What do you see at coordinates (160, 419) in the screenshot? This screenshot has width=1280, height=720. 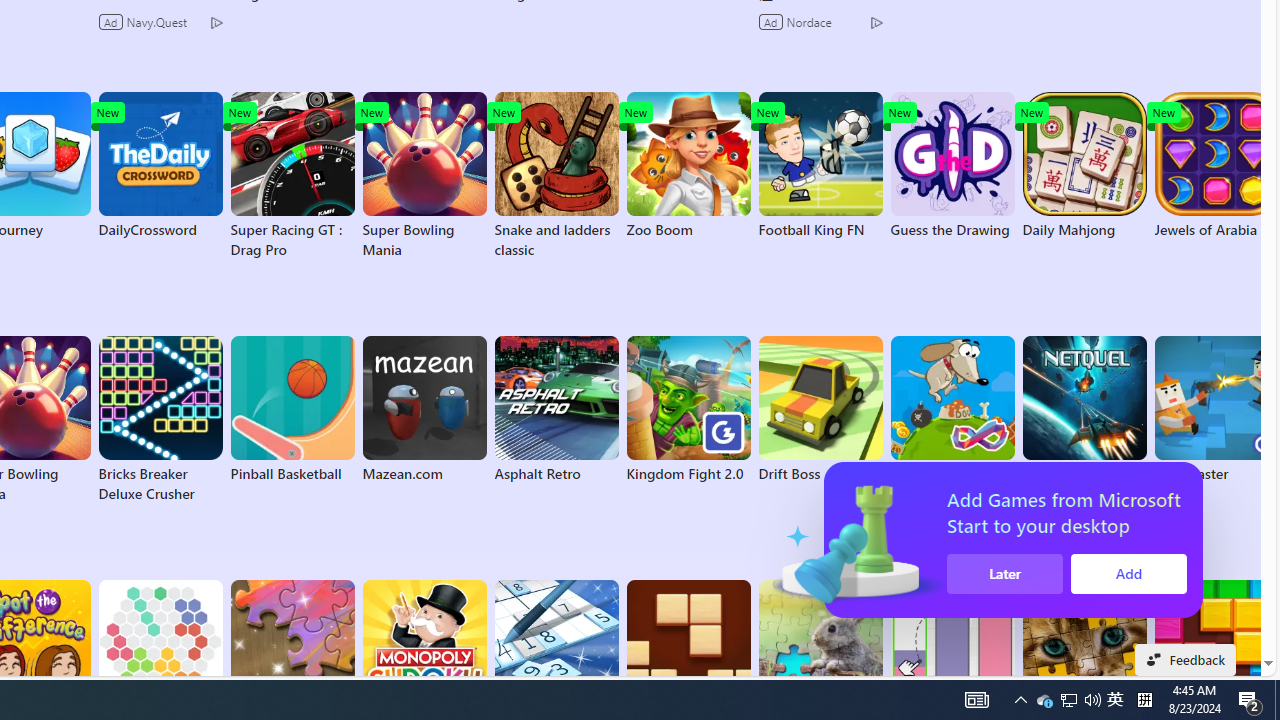 I see `'Bricks Breaker Deluxe Crusher'` at bounding box center [160, 419].